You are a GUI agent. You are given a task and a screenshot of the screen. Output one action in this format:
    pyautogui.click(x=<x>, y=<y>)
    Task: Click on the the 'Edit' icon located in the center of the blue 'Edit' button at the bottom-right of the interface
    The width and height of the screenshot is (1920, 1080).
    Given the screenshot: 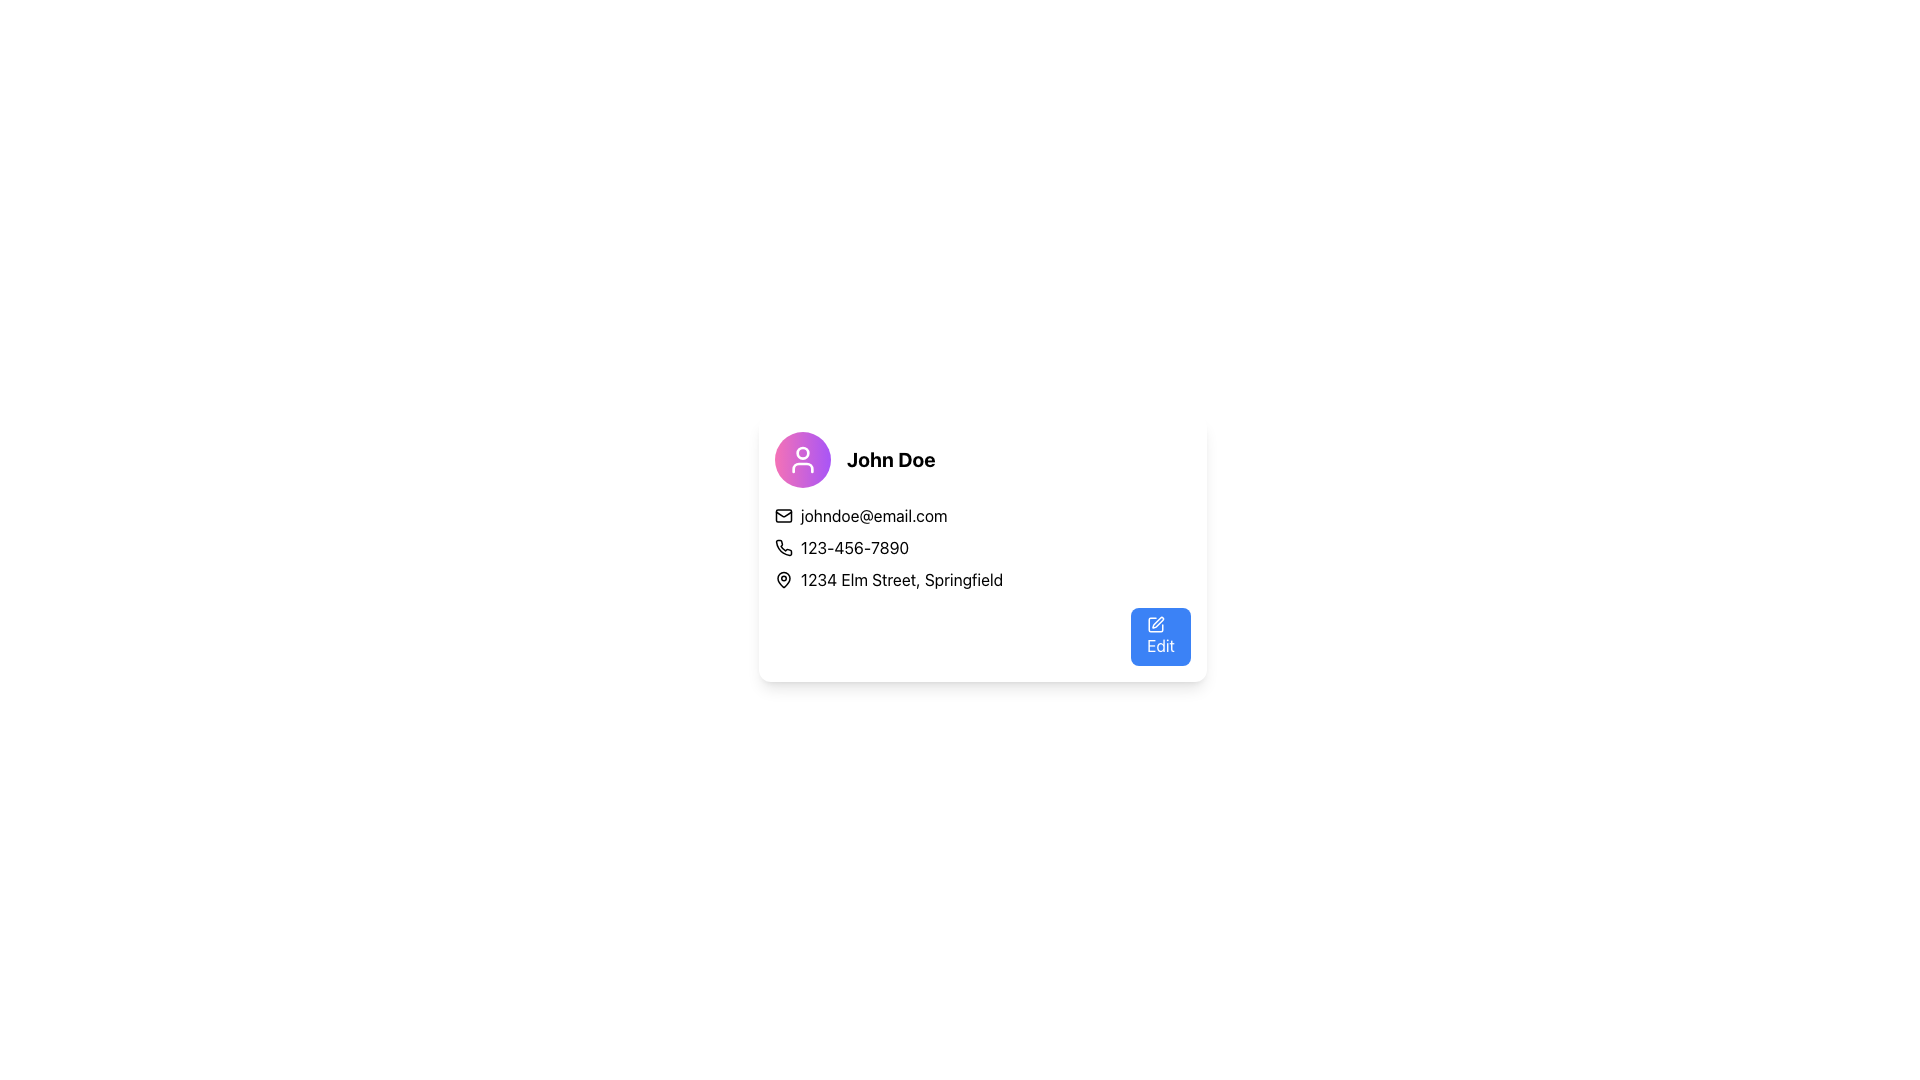 What is the action you would take?
    pyautogui.click(x=1158, y=621)
    